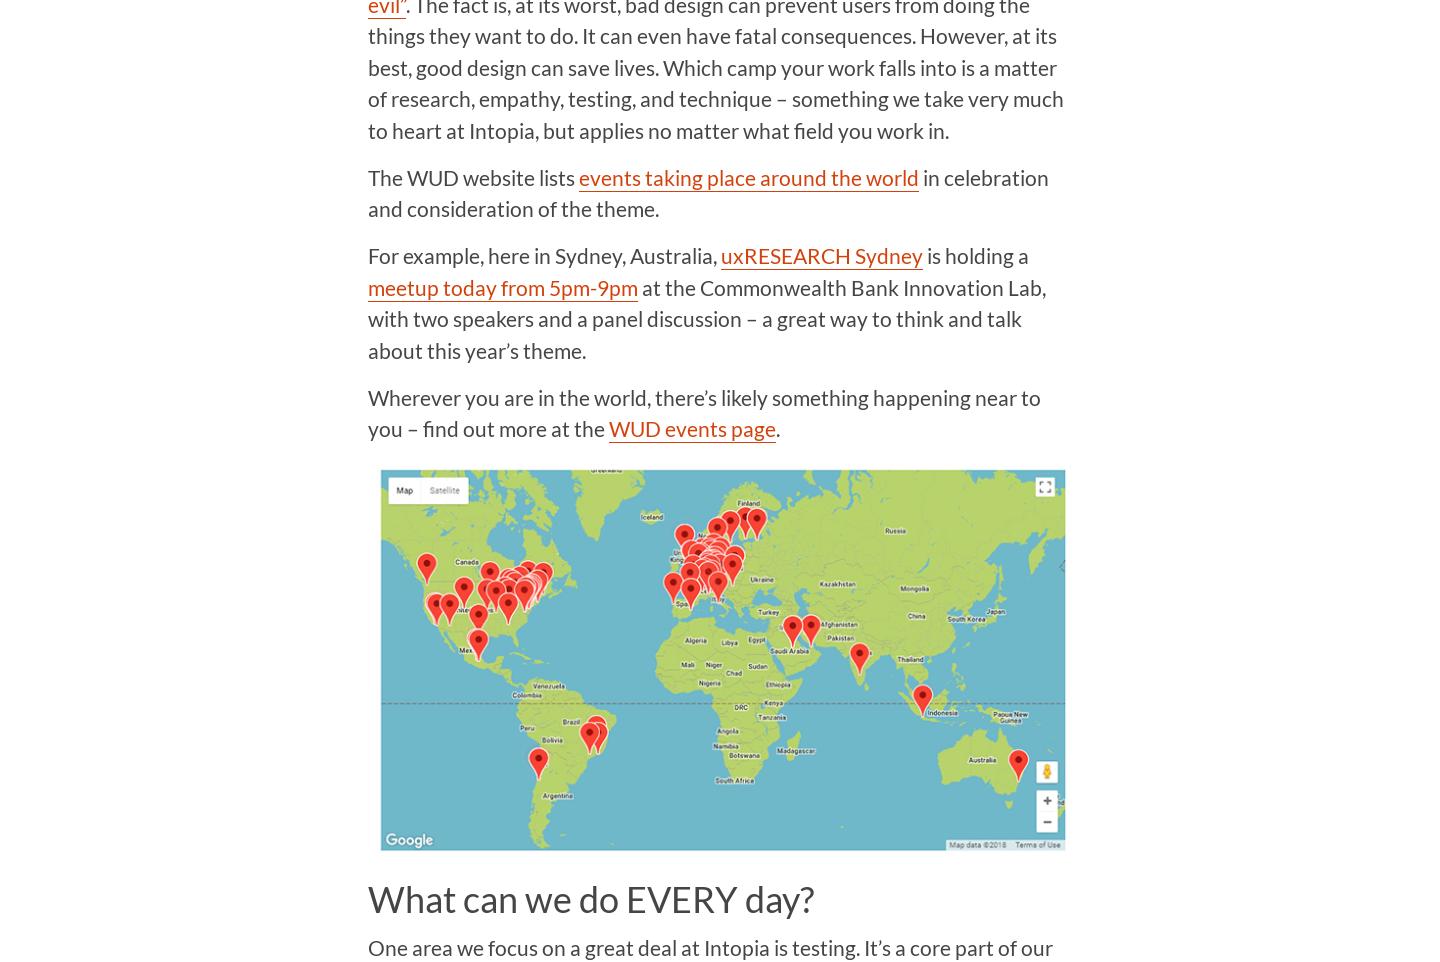 The width and height of the screenshot is (1440, 962). I want to click on 'What can we do EVERY day?', so click(589, 897).